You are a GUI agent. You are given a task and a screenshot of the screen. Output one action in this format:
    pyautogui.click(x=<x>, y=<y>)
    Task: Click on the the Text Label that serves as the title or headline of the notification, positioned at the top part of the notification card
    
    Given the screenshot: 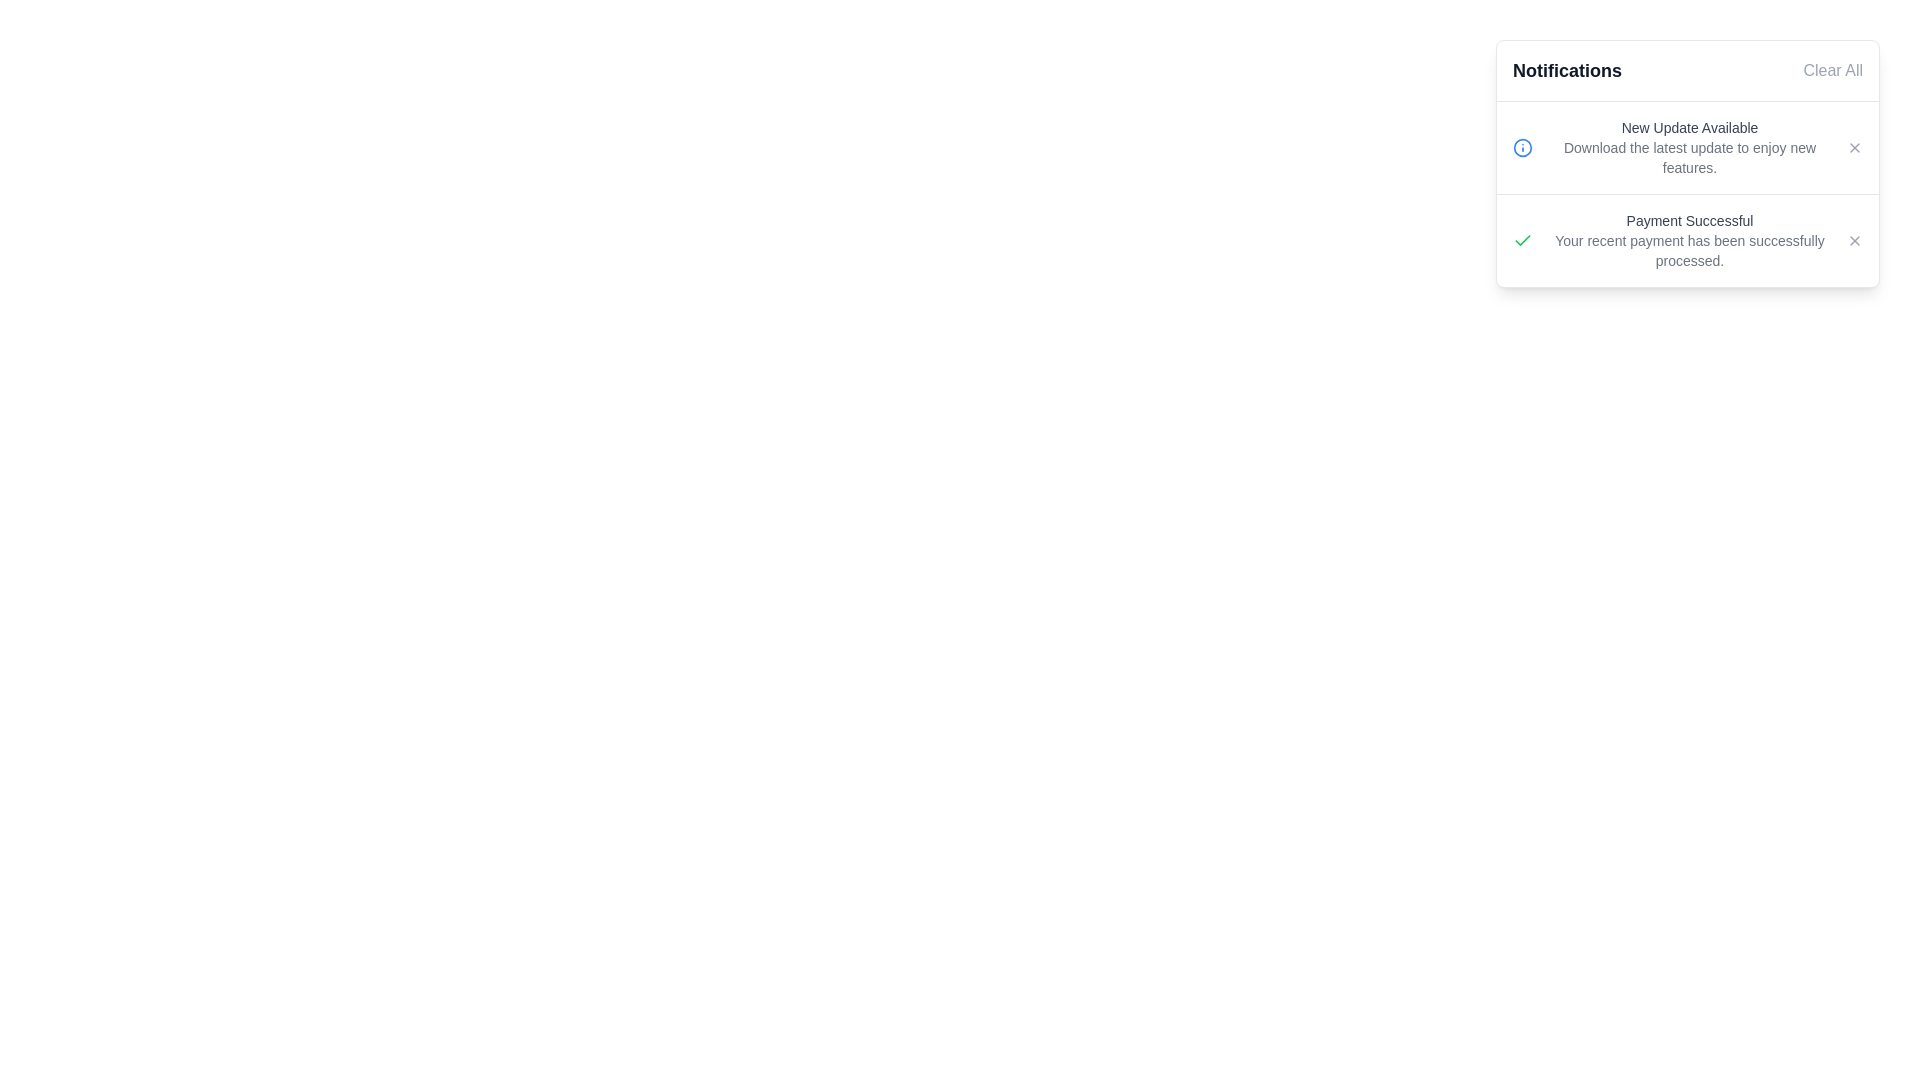 What is the action you would take?
    pyautogui.click(x=1688, y=127)
    